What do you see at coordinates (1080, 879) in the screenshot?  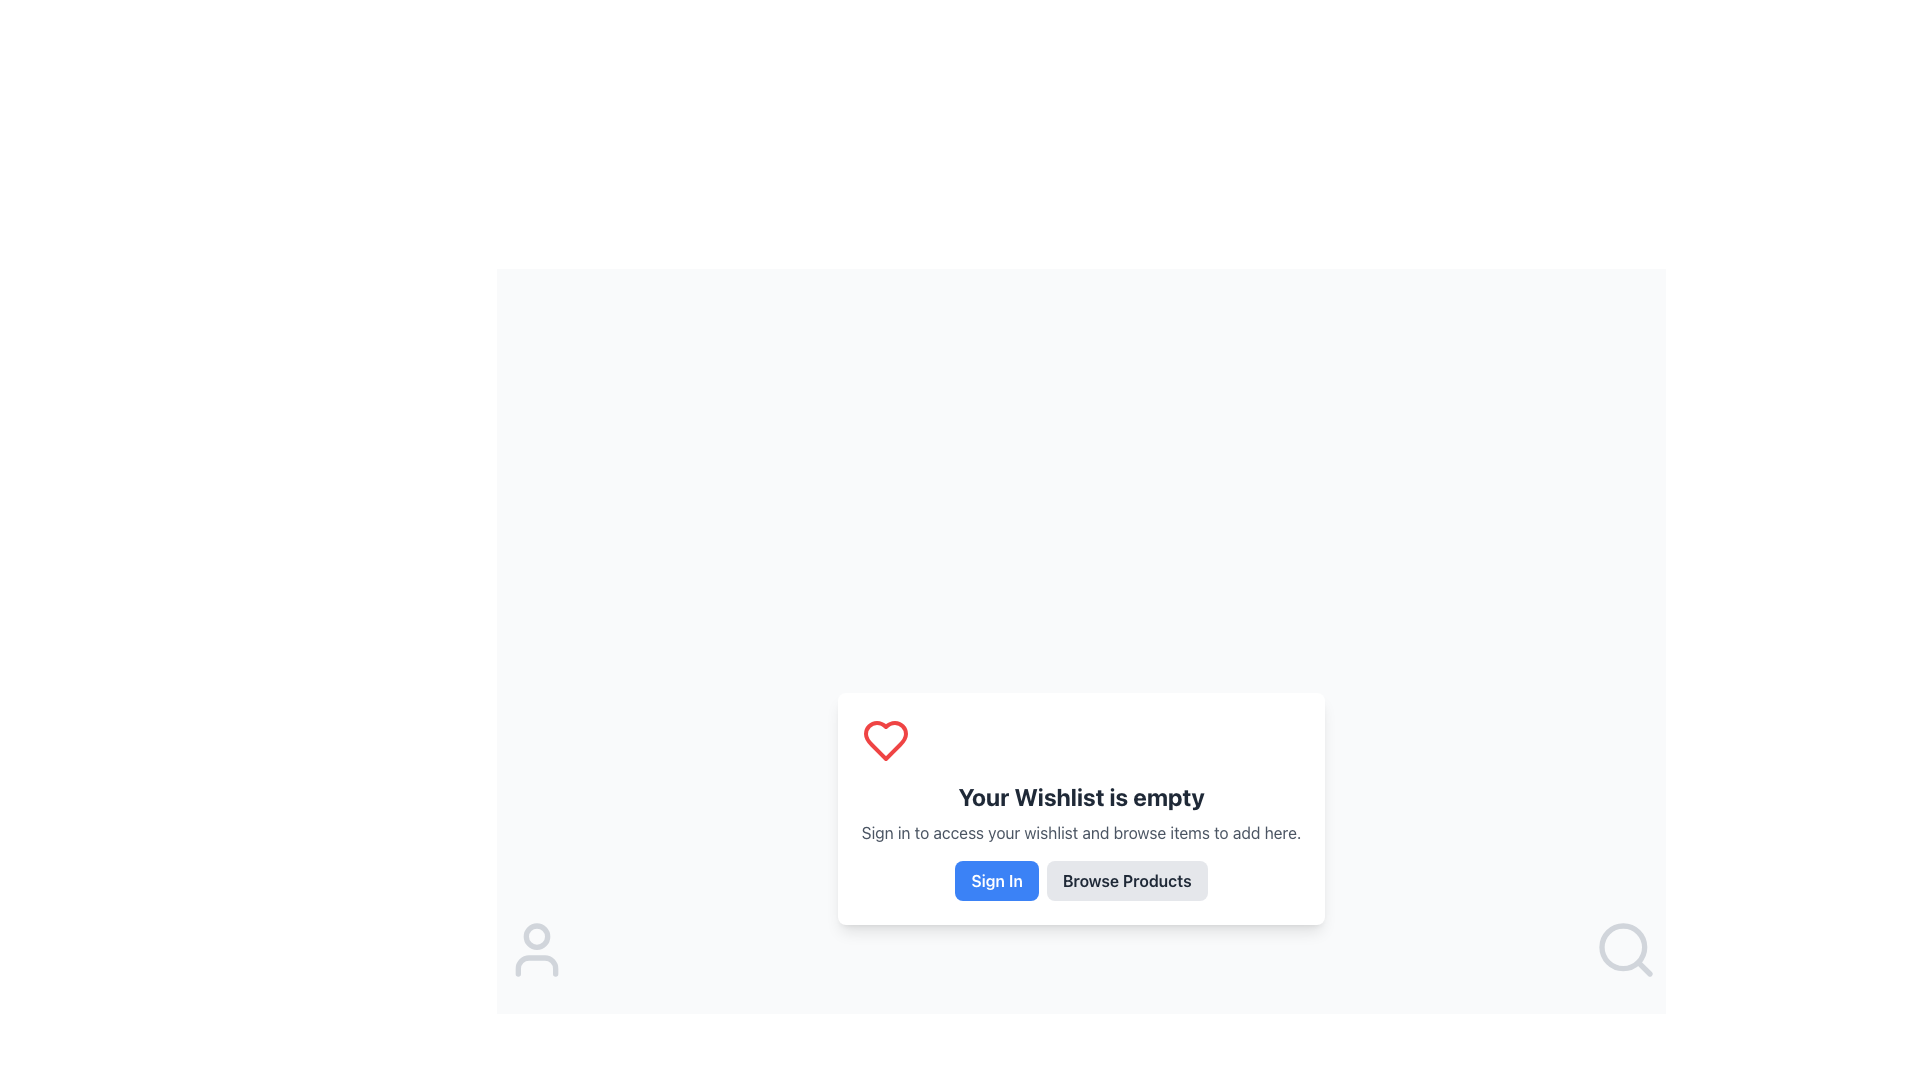 I see `the button located at the bottom of the card layout titled 'Your Wishlist is empty'` at bounding box center [1080, 879].